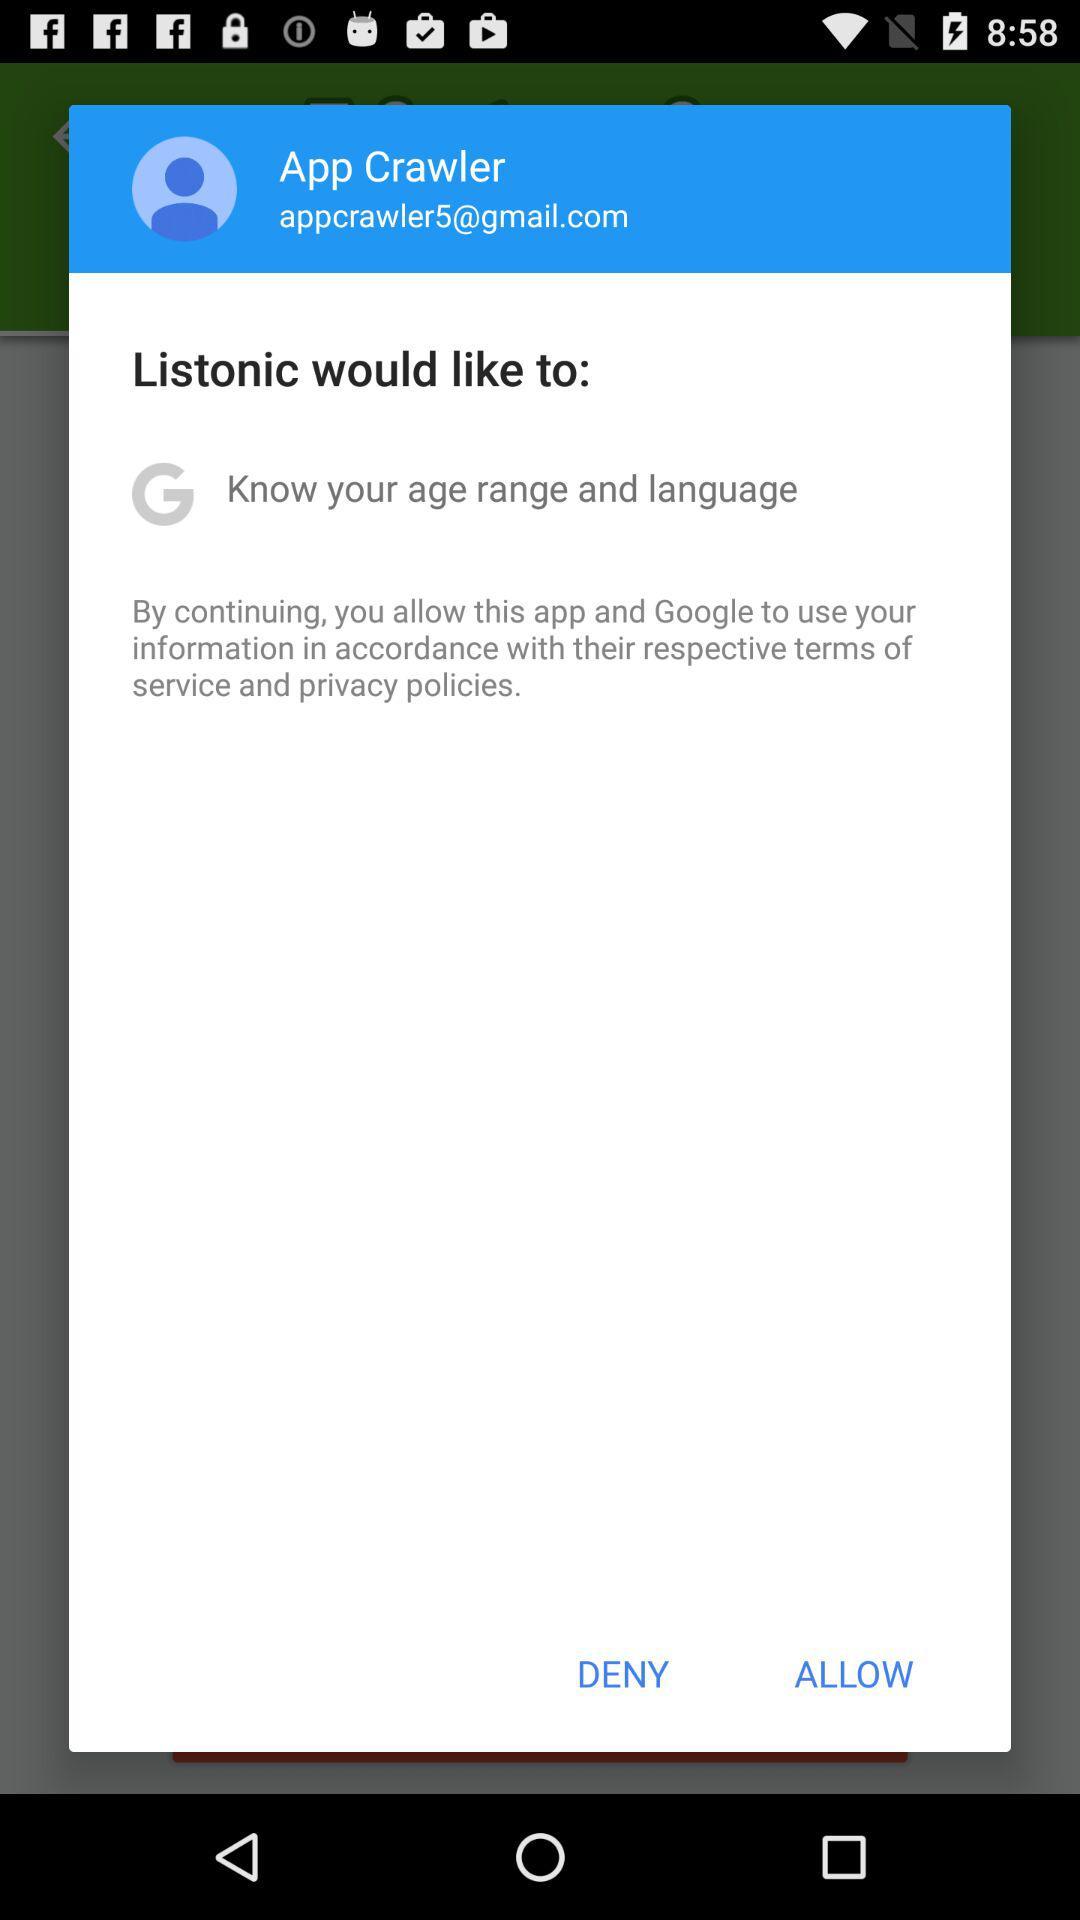  Describe the element at coordinates (511, 487) in the screenshot. I see `icon below listonic would like` at that location.